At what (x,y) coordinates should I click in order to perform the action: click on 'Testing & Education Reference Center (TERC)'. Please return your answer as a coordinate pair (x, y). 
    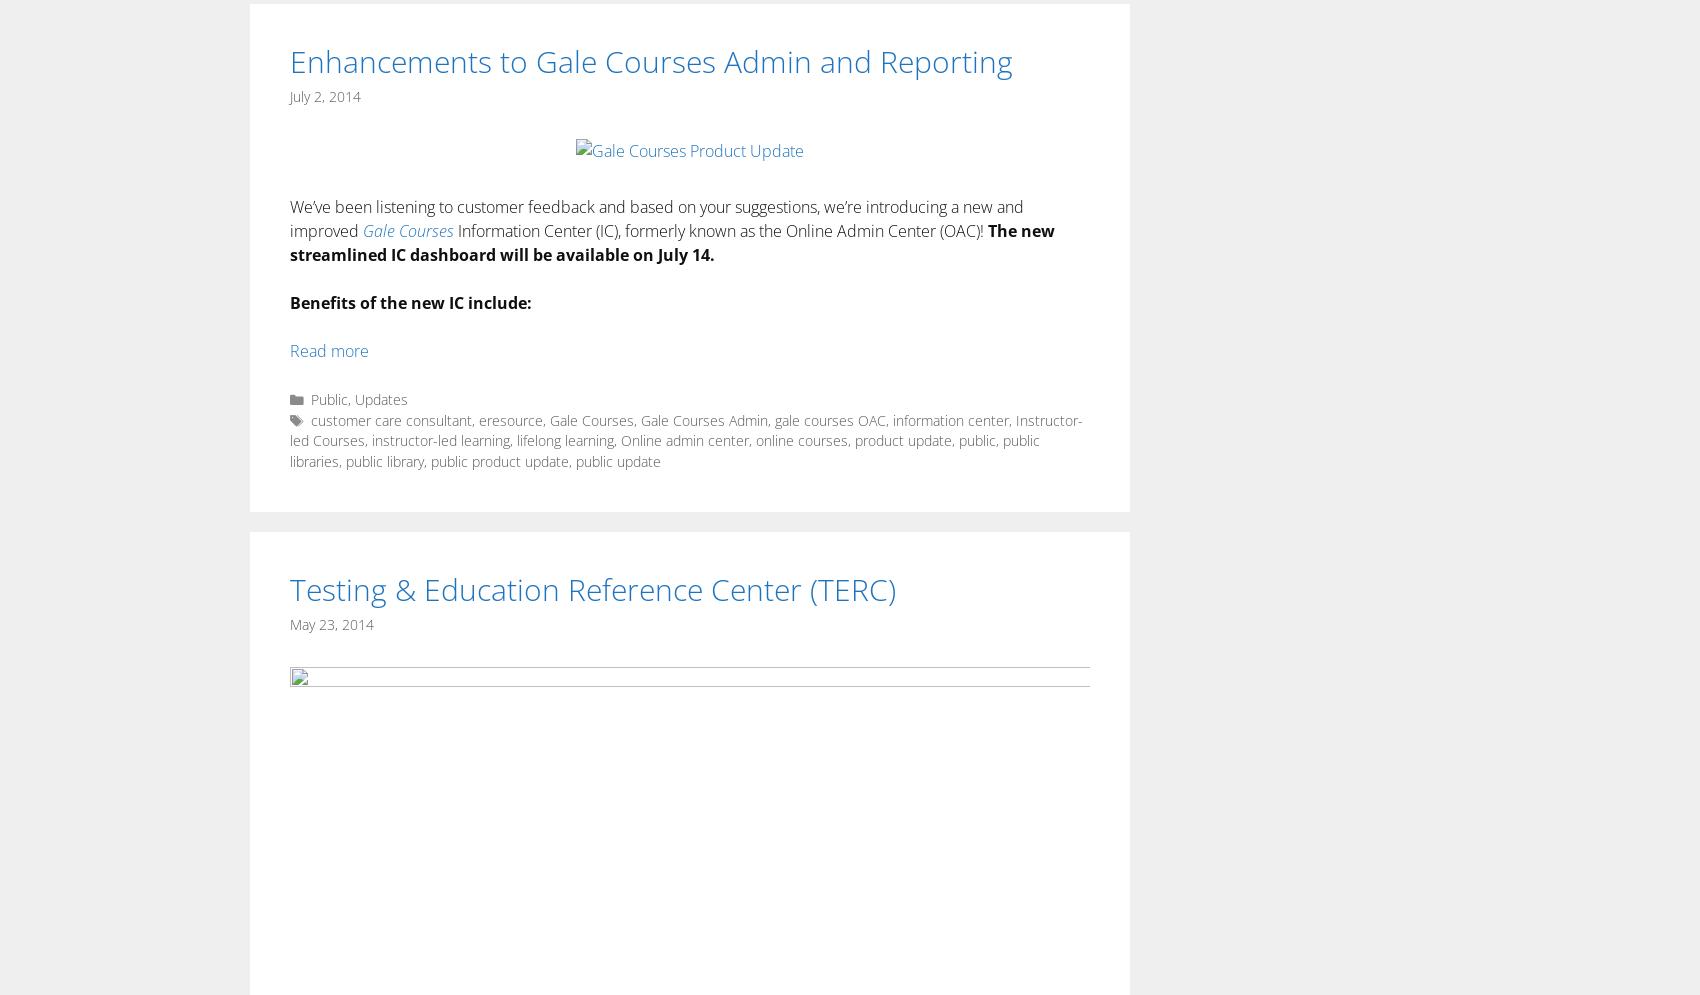
    Looking at the image, I should click on (591, 587).